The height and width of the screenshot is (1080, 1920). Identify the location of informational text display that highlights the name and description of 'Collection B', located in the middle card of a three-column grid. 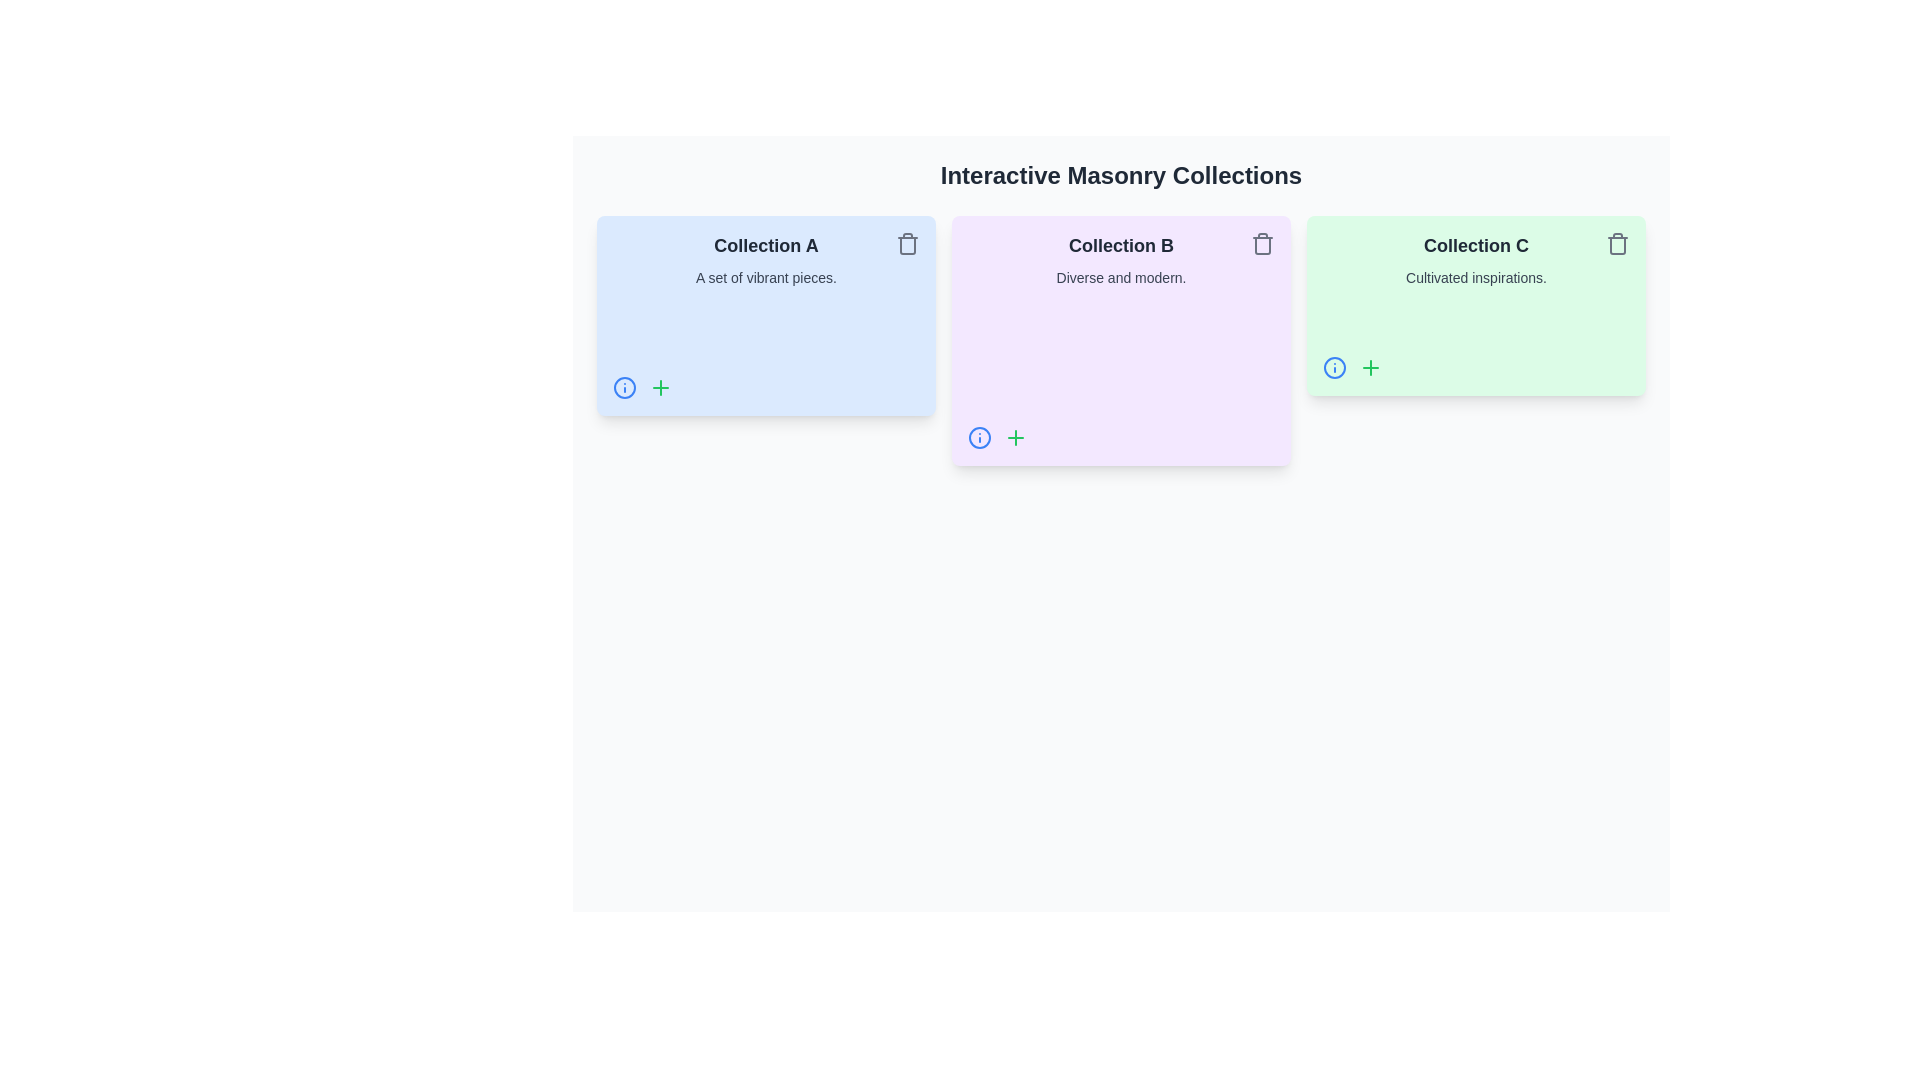
(1121, 258).